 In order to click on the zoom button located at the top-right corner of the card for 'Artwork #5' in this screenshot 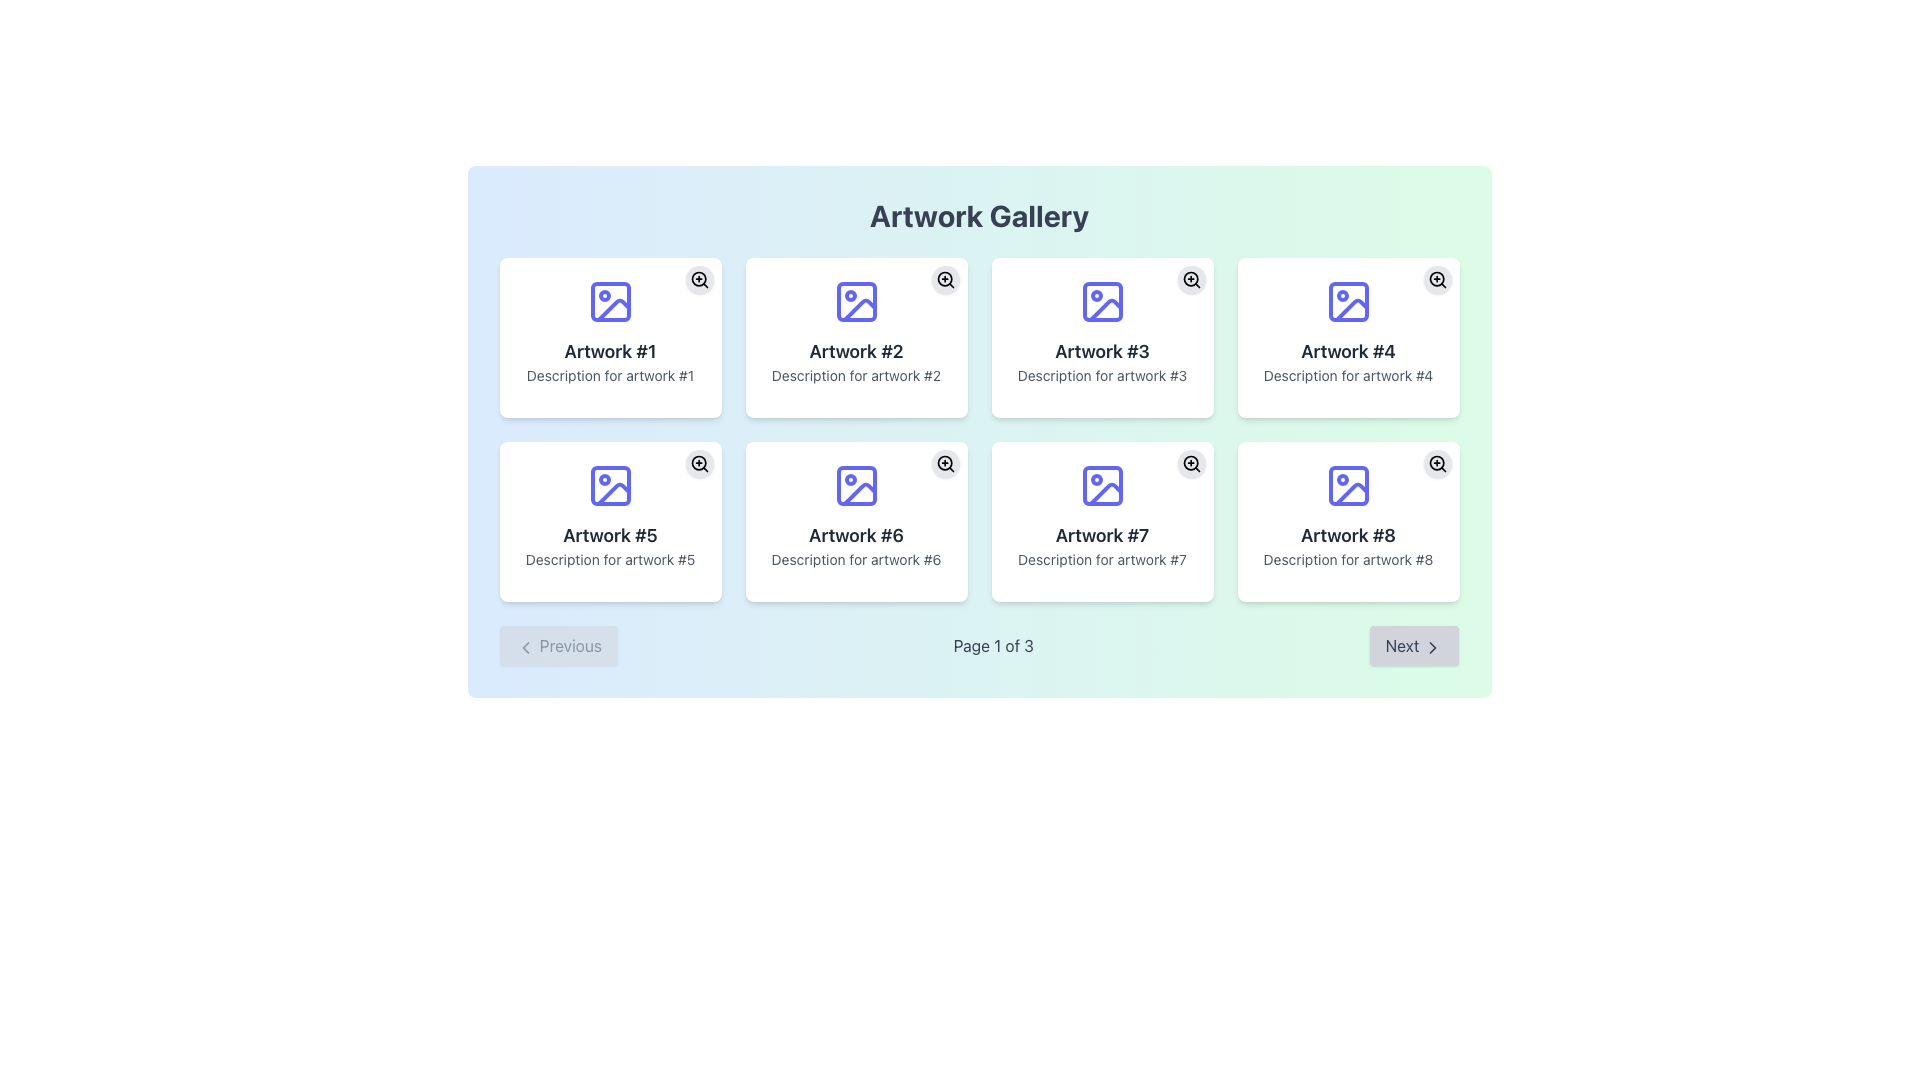, I will do `click(699, 463)`.